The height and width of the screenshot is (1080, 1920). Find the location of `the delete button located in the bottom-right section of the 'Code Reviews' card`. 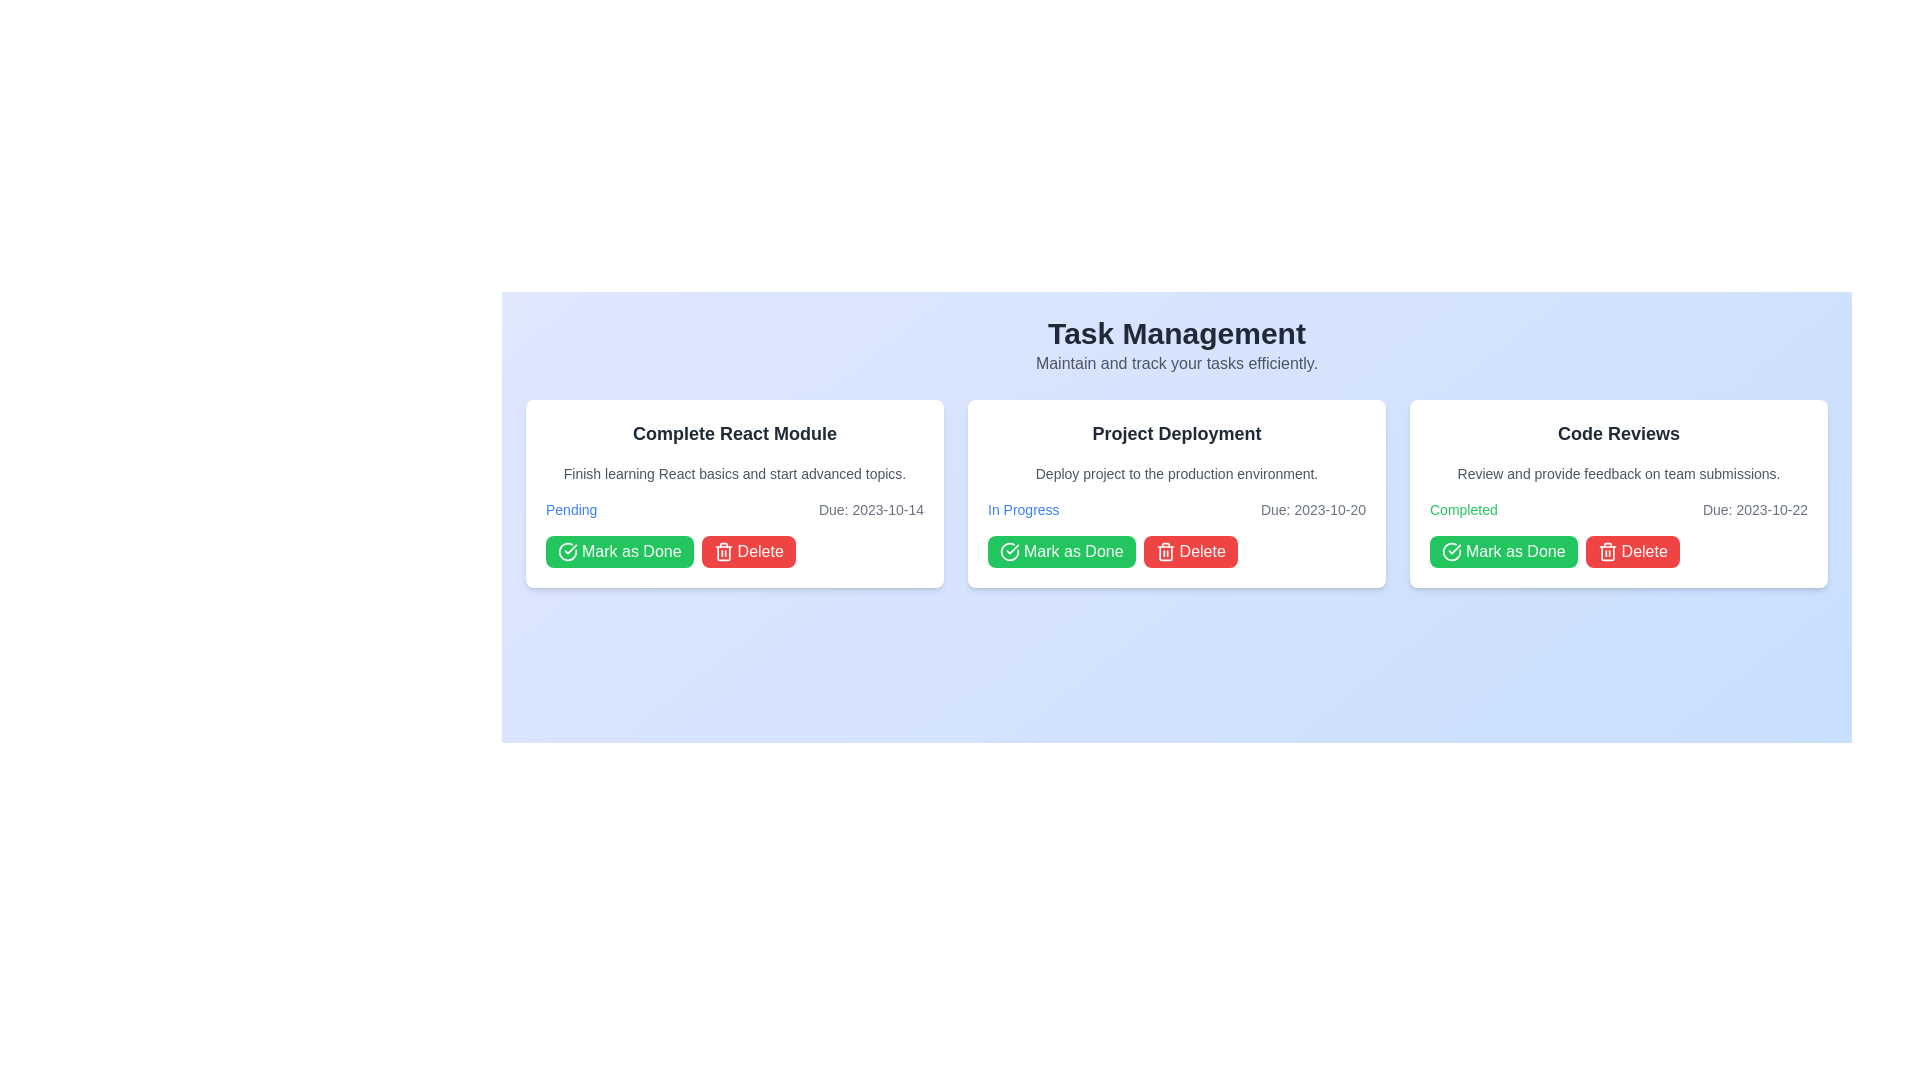

the delete button located in the bottom-right section of the 'Code Reviews' card is located at coordinates (1632, 551).